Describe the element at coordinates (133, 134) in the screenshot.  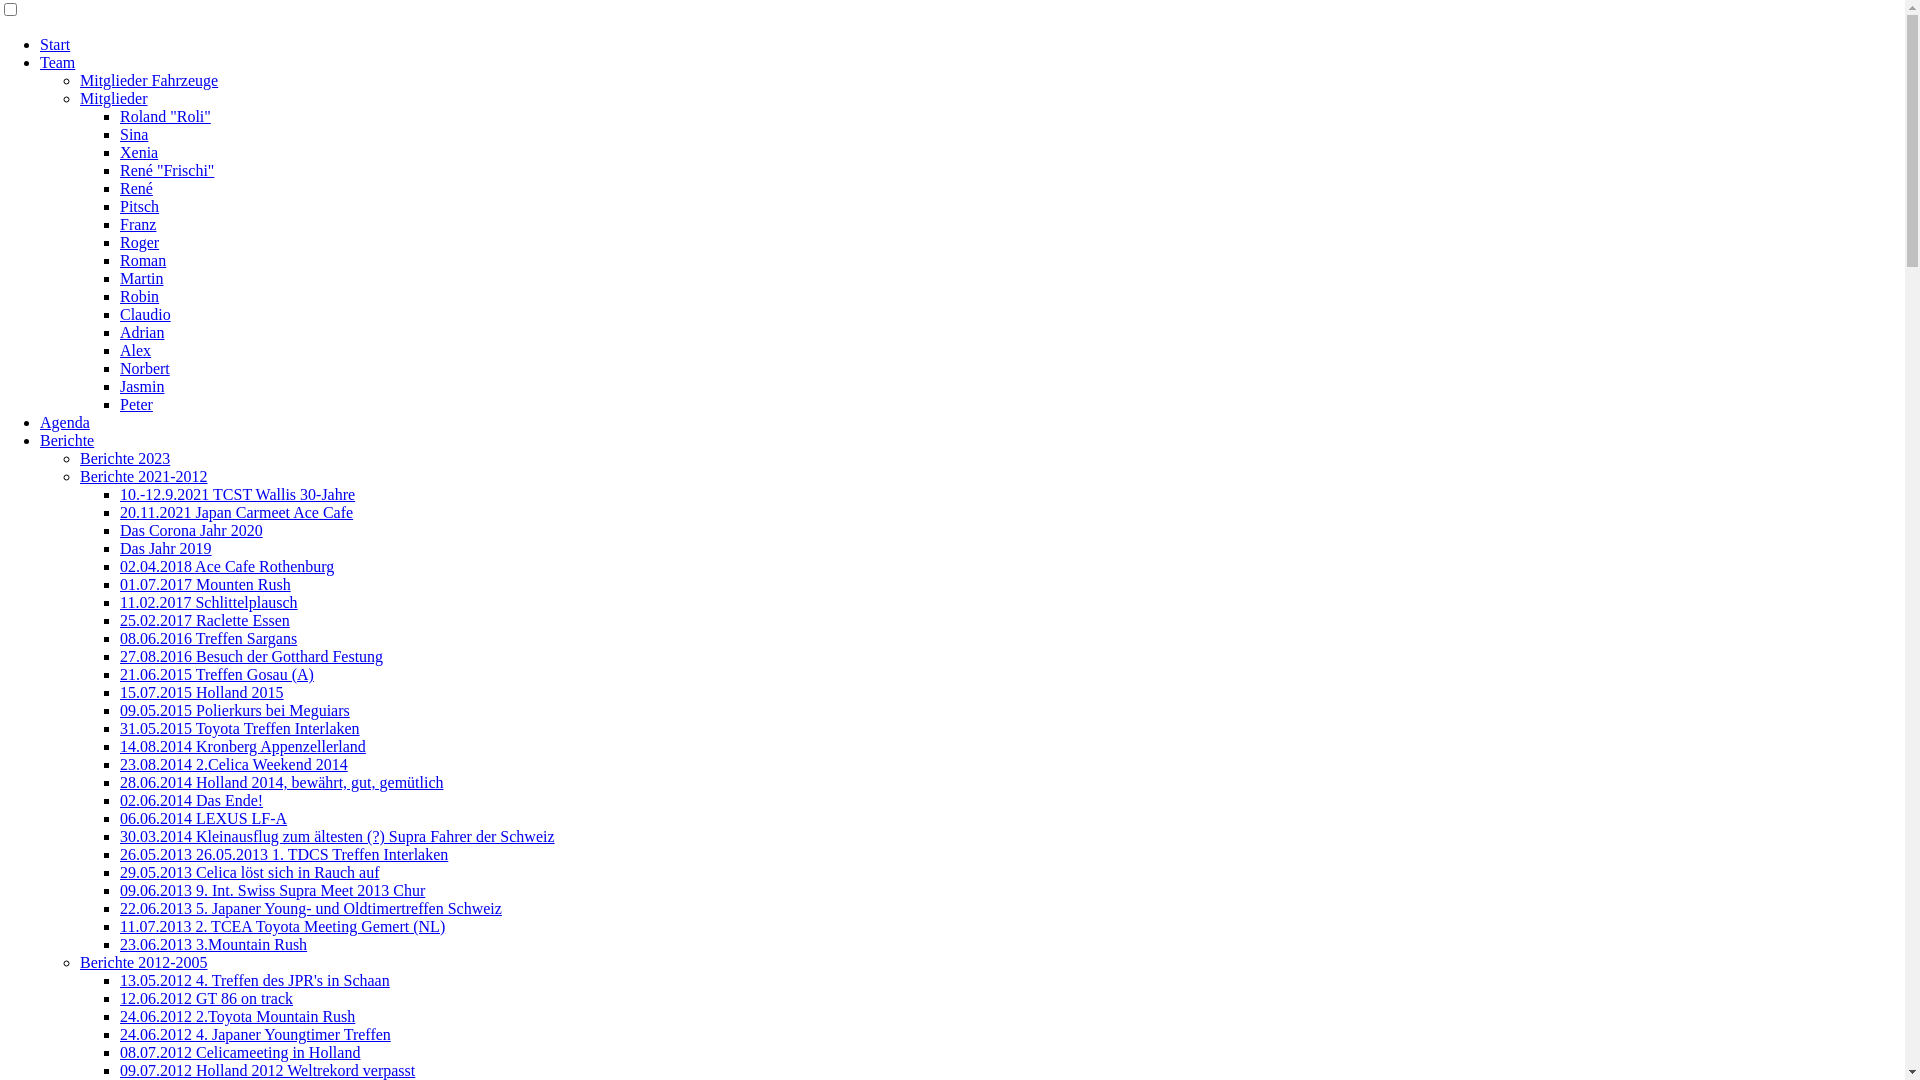
I see `'Sina'` at that location.